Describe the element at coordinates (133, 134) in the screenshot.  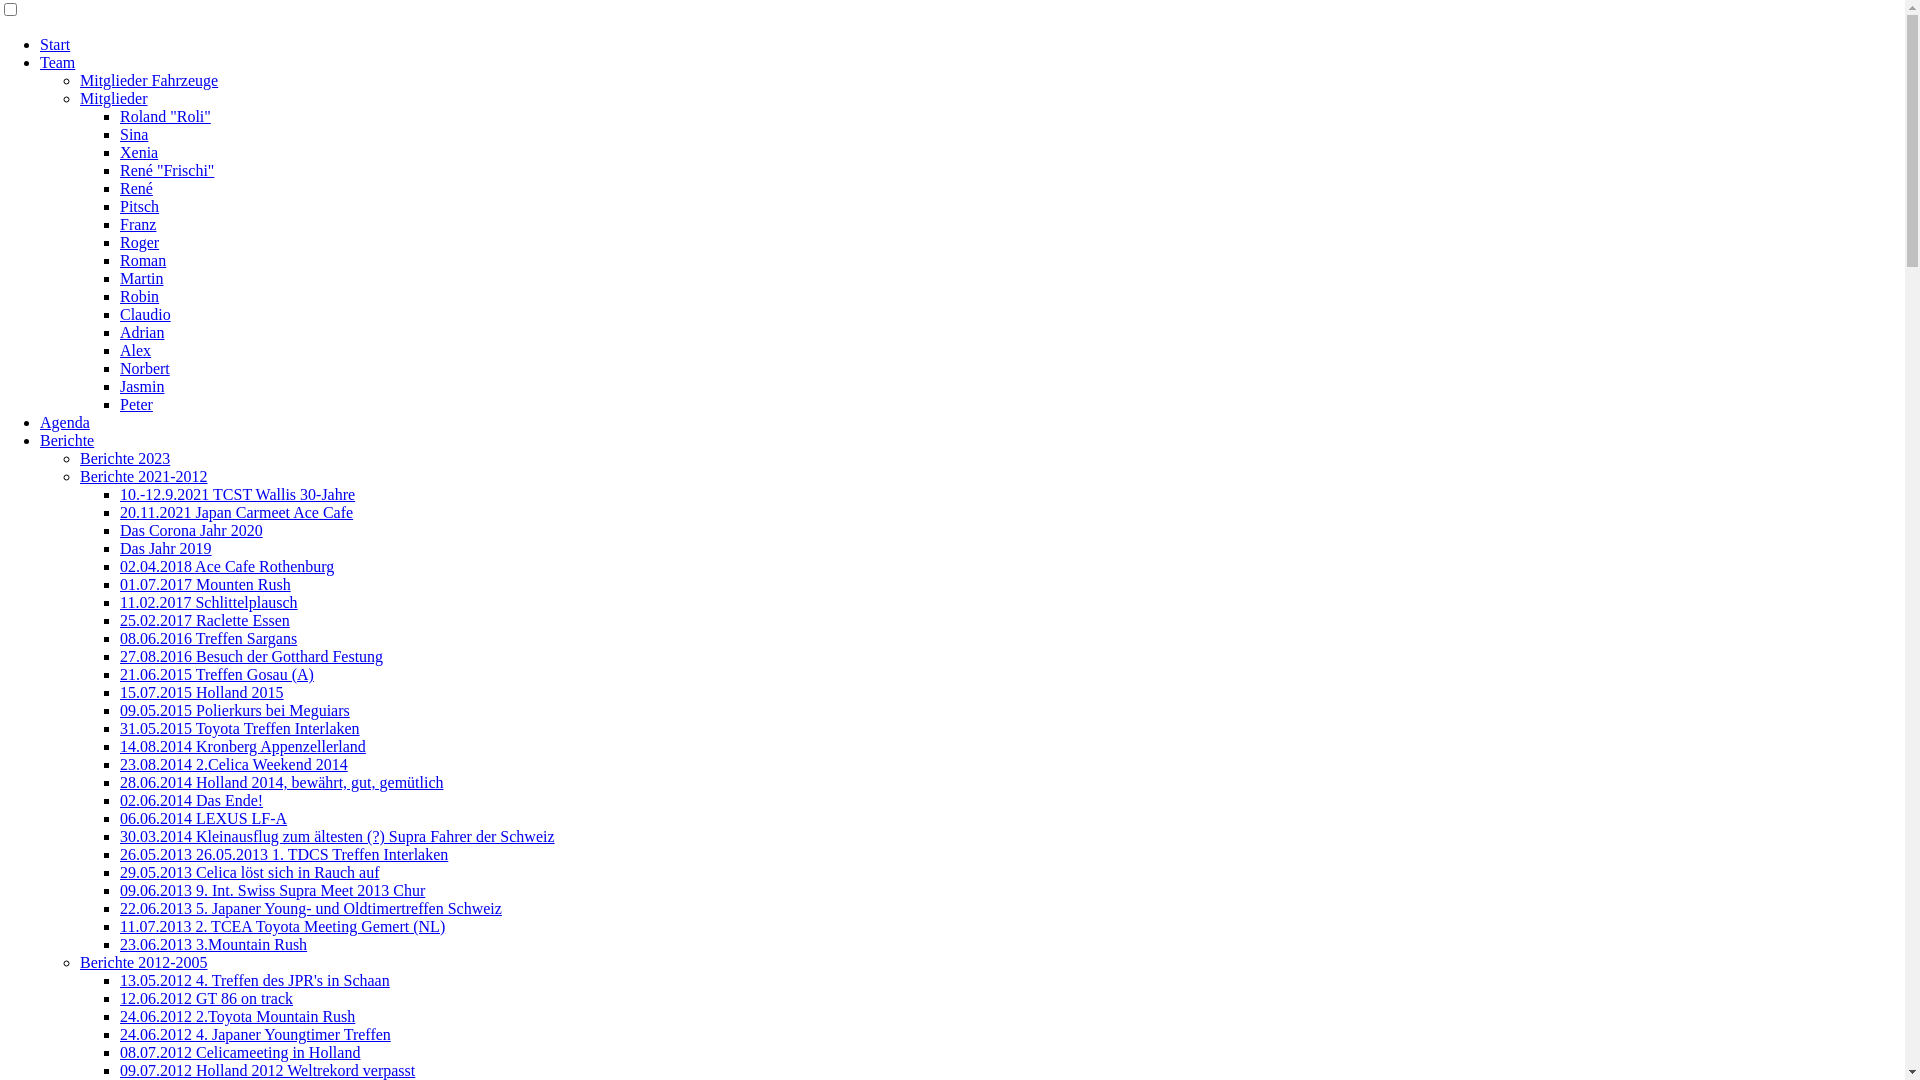
I see `'Sina'` at that location.